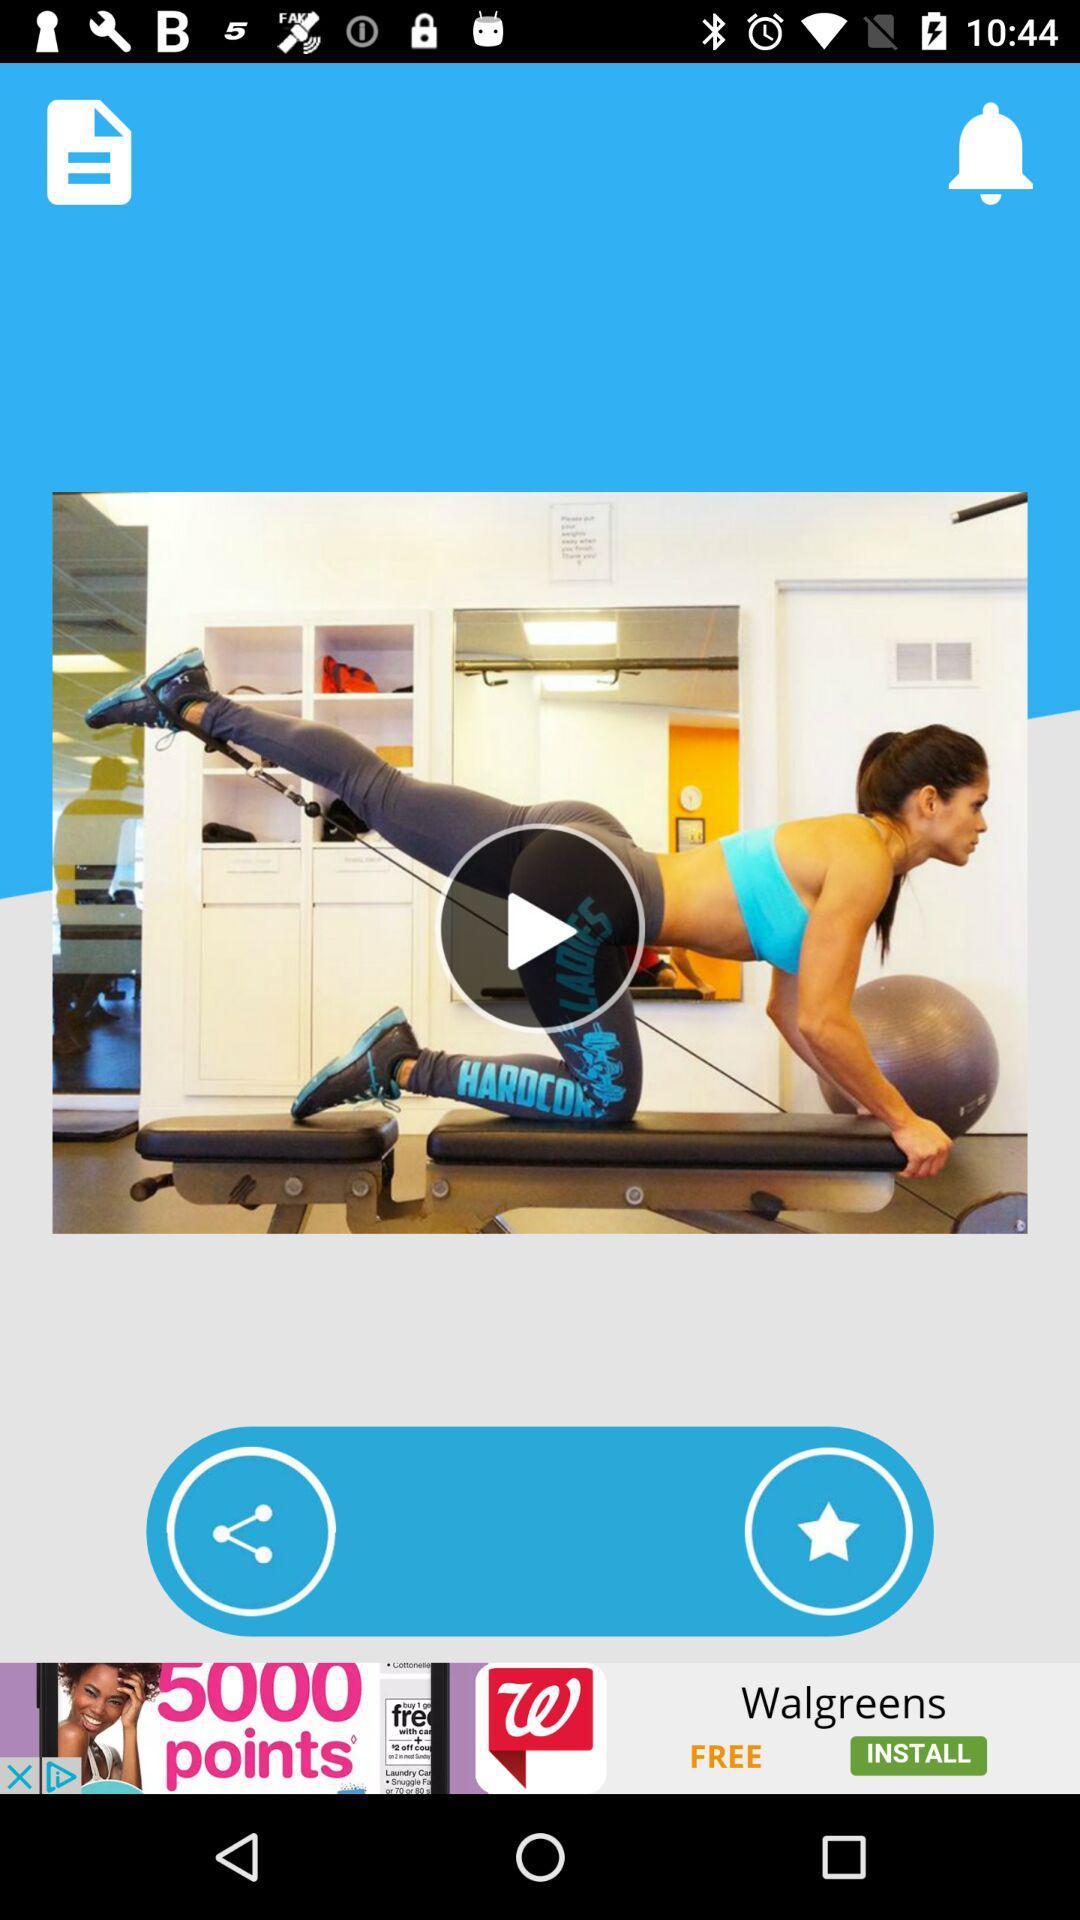 This screenshot has width=1080, height=1920. What do you see at coordinates (250, 1530) in the screenshot?
I see `share link` at bounding box center [250, 1530].